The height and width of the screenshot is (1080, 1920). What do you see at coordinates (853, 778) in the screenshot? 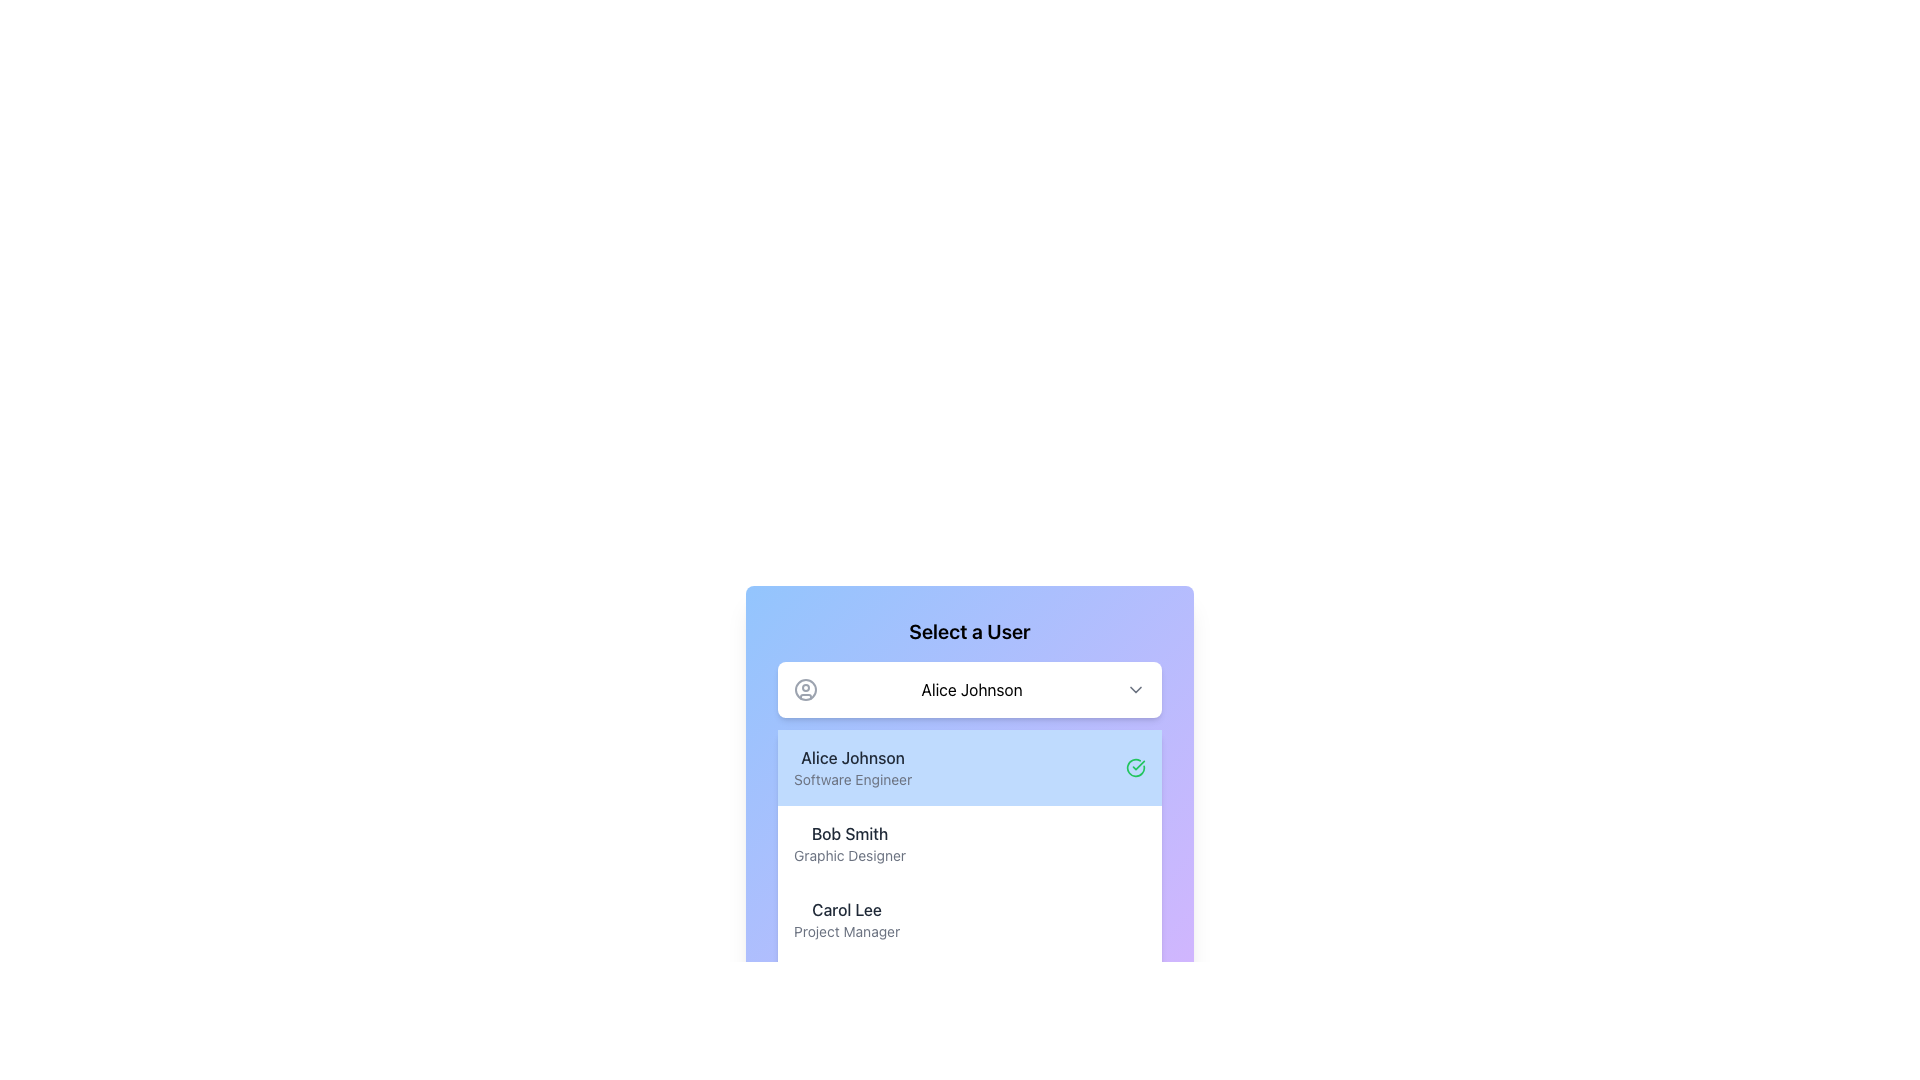
I see `the text 'Software Engineer' displayed in small, gray font beneath 'Alice Johnson' in the dropdown list with a blue gradient background` at bounding box center [853, 778].